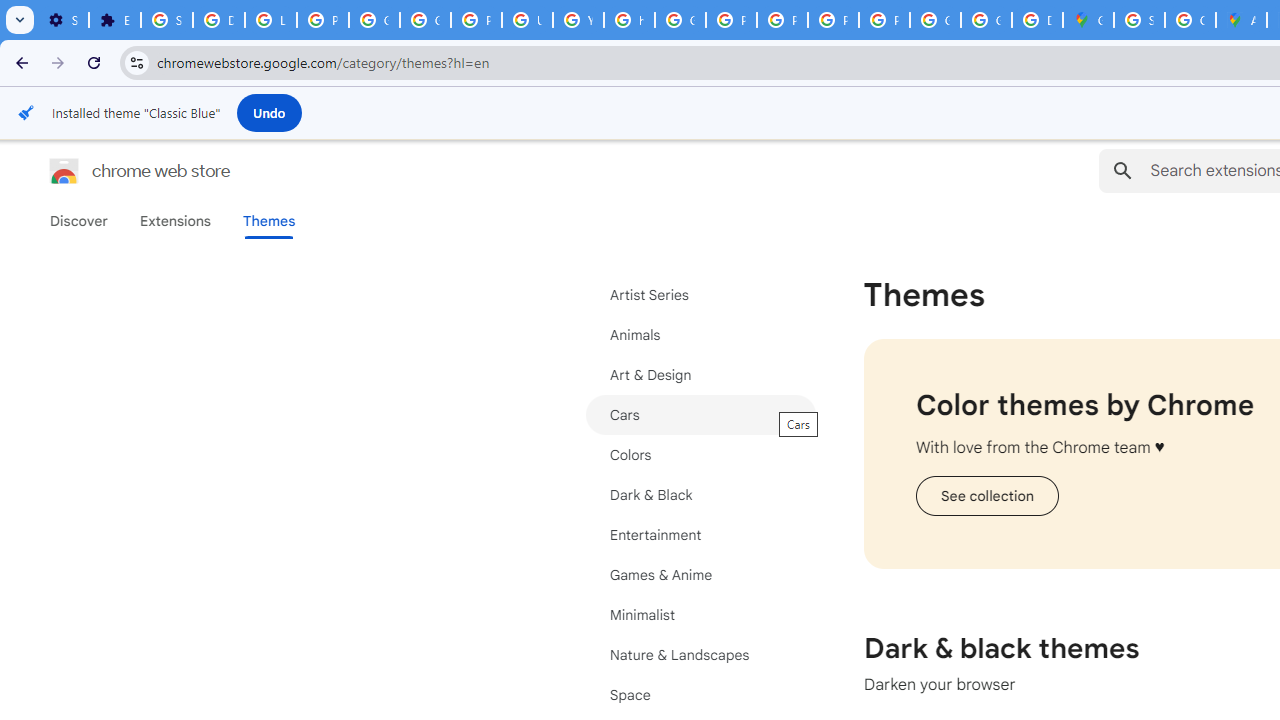 Image resolution: width=1280 pixels, height=720 pixels. I want to click on 'YouTube', so click(577, 20).